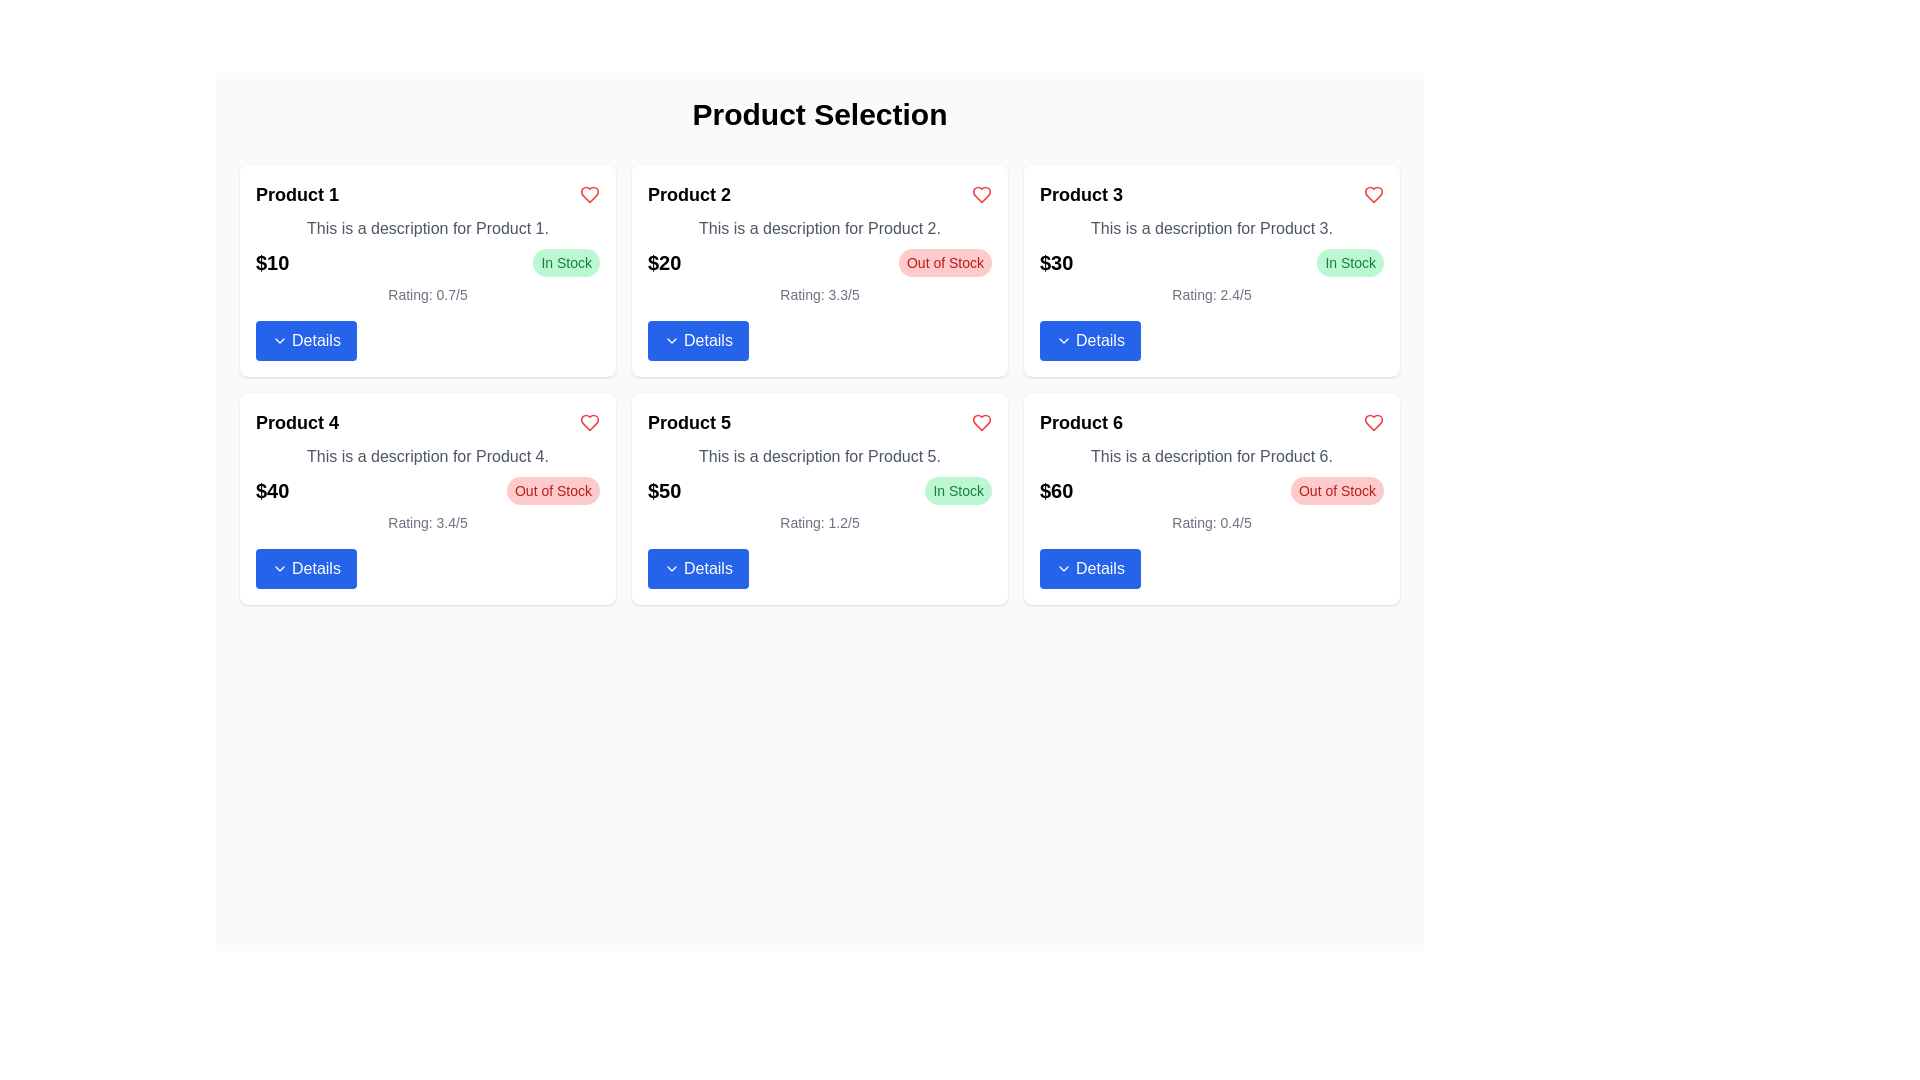  I want to click on the stock status badge indicating that the product is not available for purchase, located next to the price label '$60' in Product 6's card, so click(1337, 490).